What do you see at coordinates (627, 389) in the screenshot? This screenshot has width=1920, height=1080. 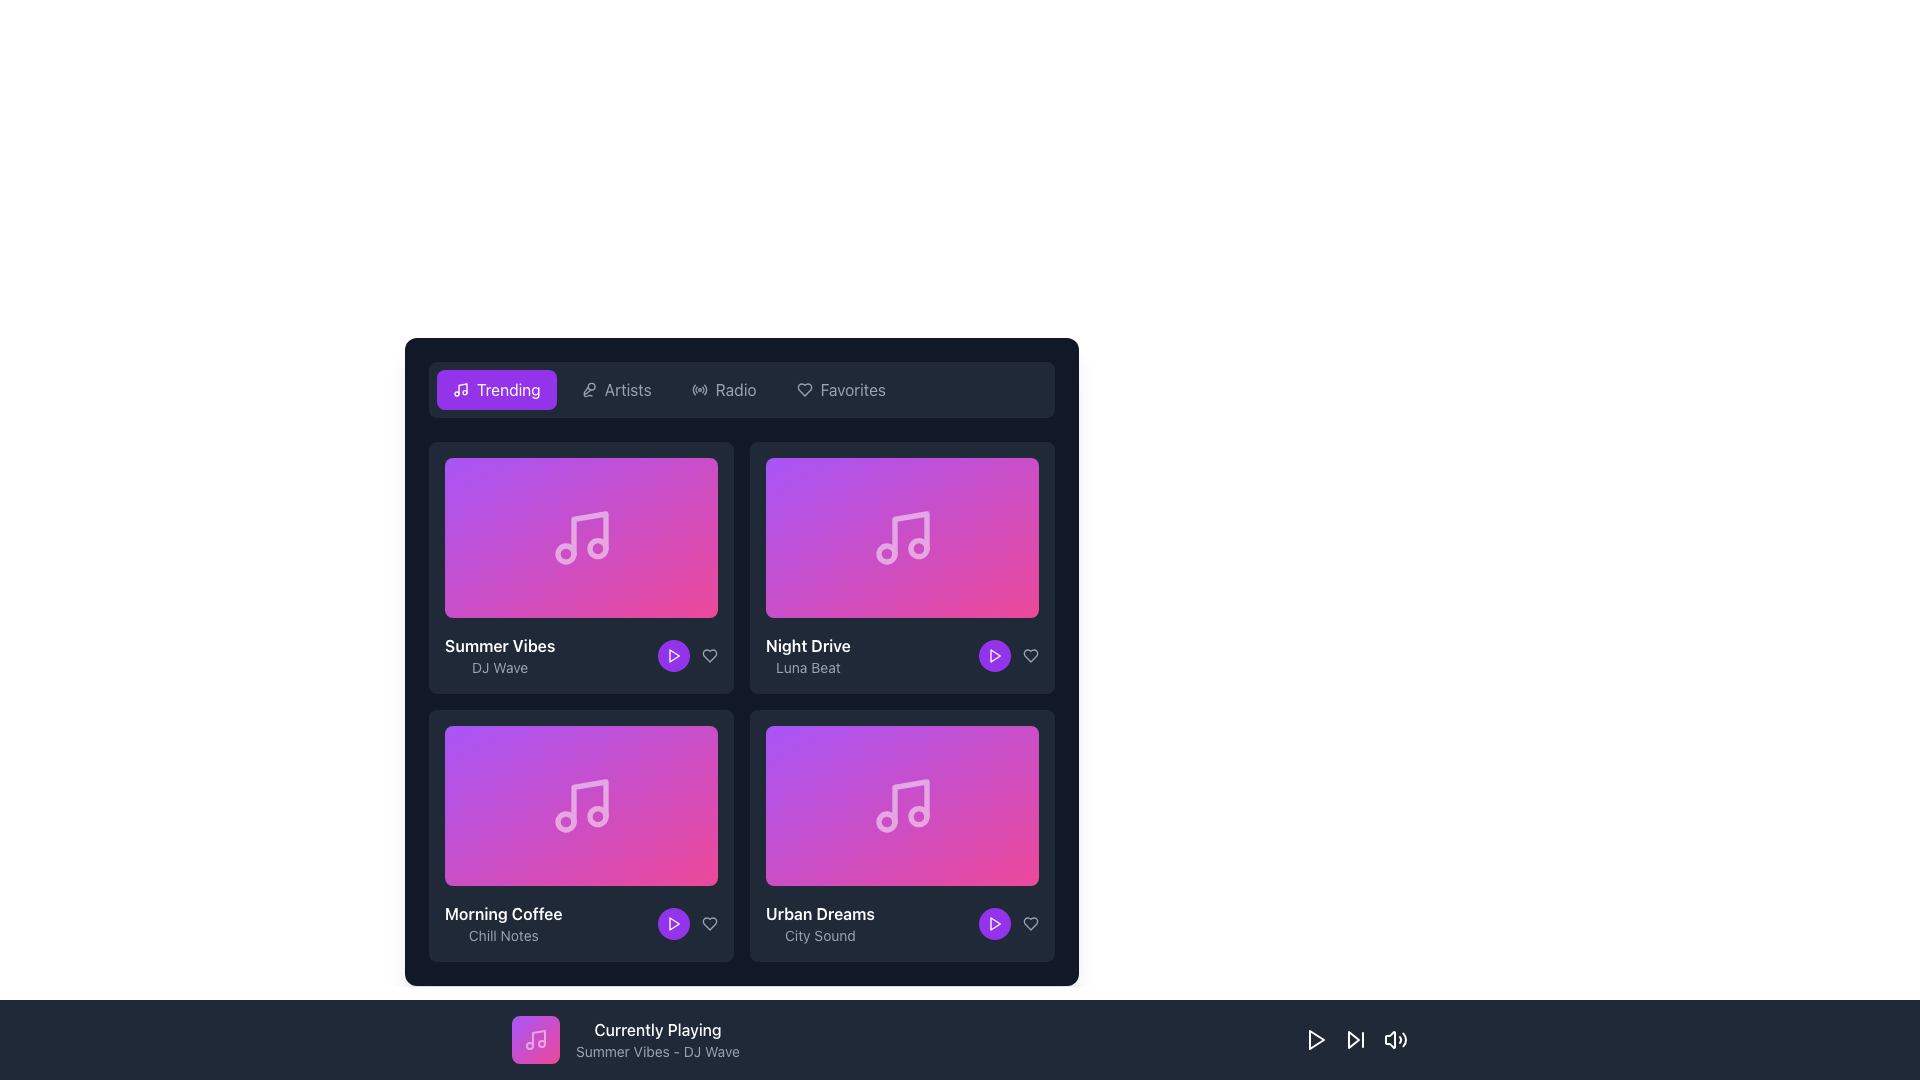 I see `the 'Artists' navigation link` at bounding box center [627, 389].